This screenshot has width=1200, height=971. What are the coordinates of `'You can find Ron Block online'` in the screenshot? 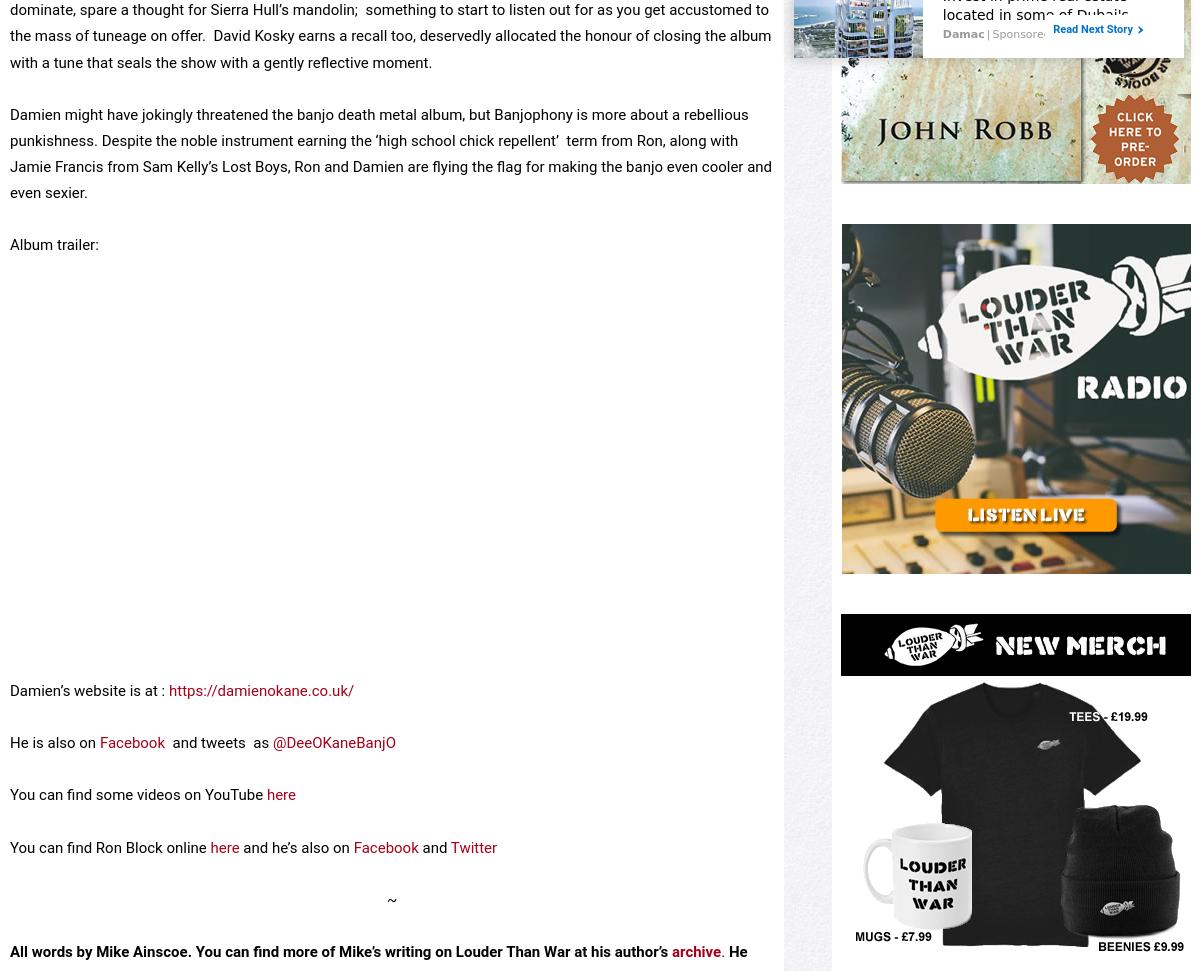 It's located at (110, 917).